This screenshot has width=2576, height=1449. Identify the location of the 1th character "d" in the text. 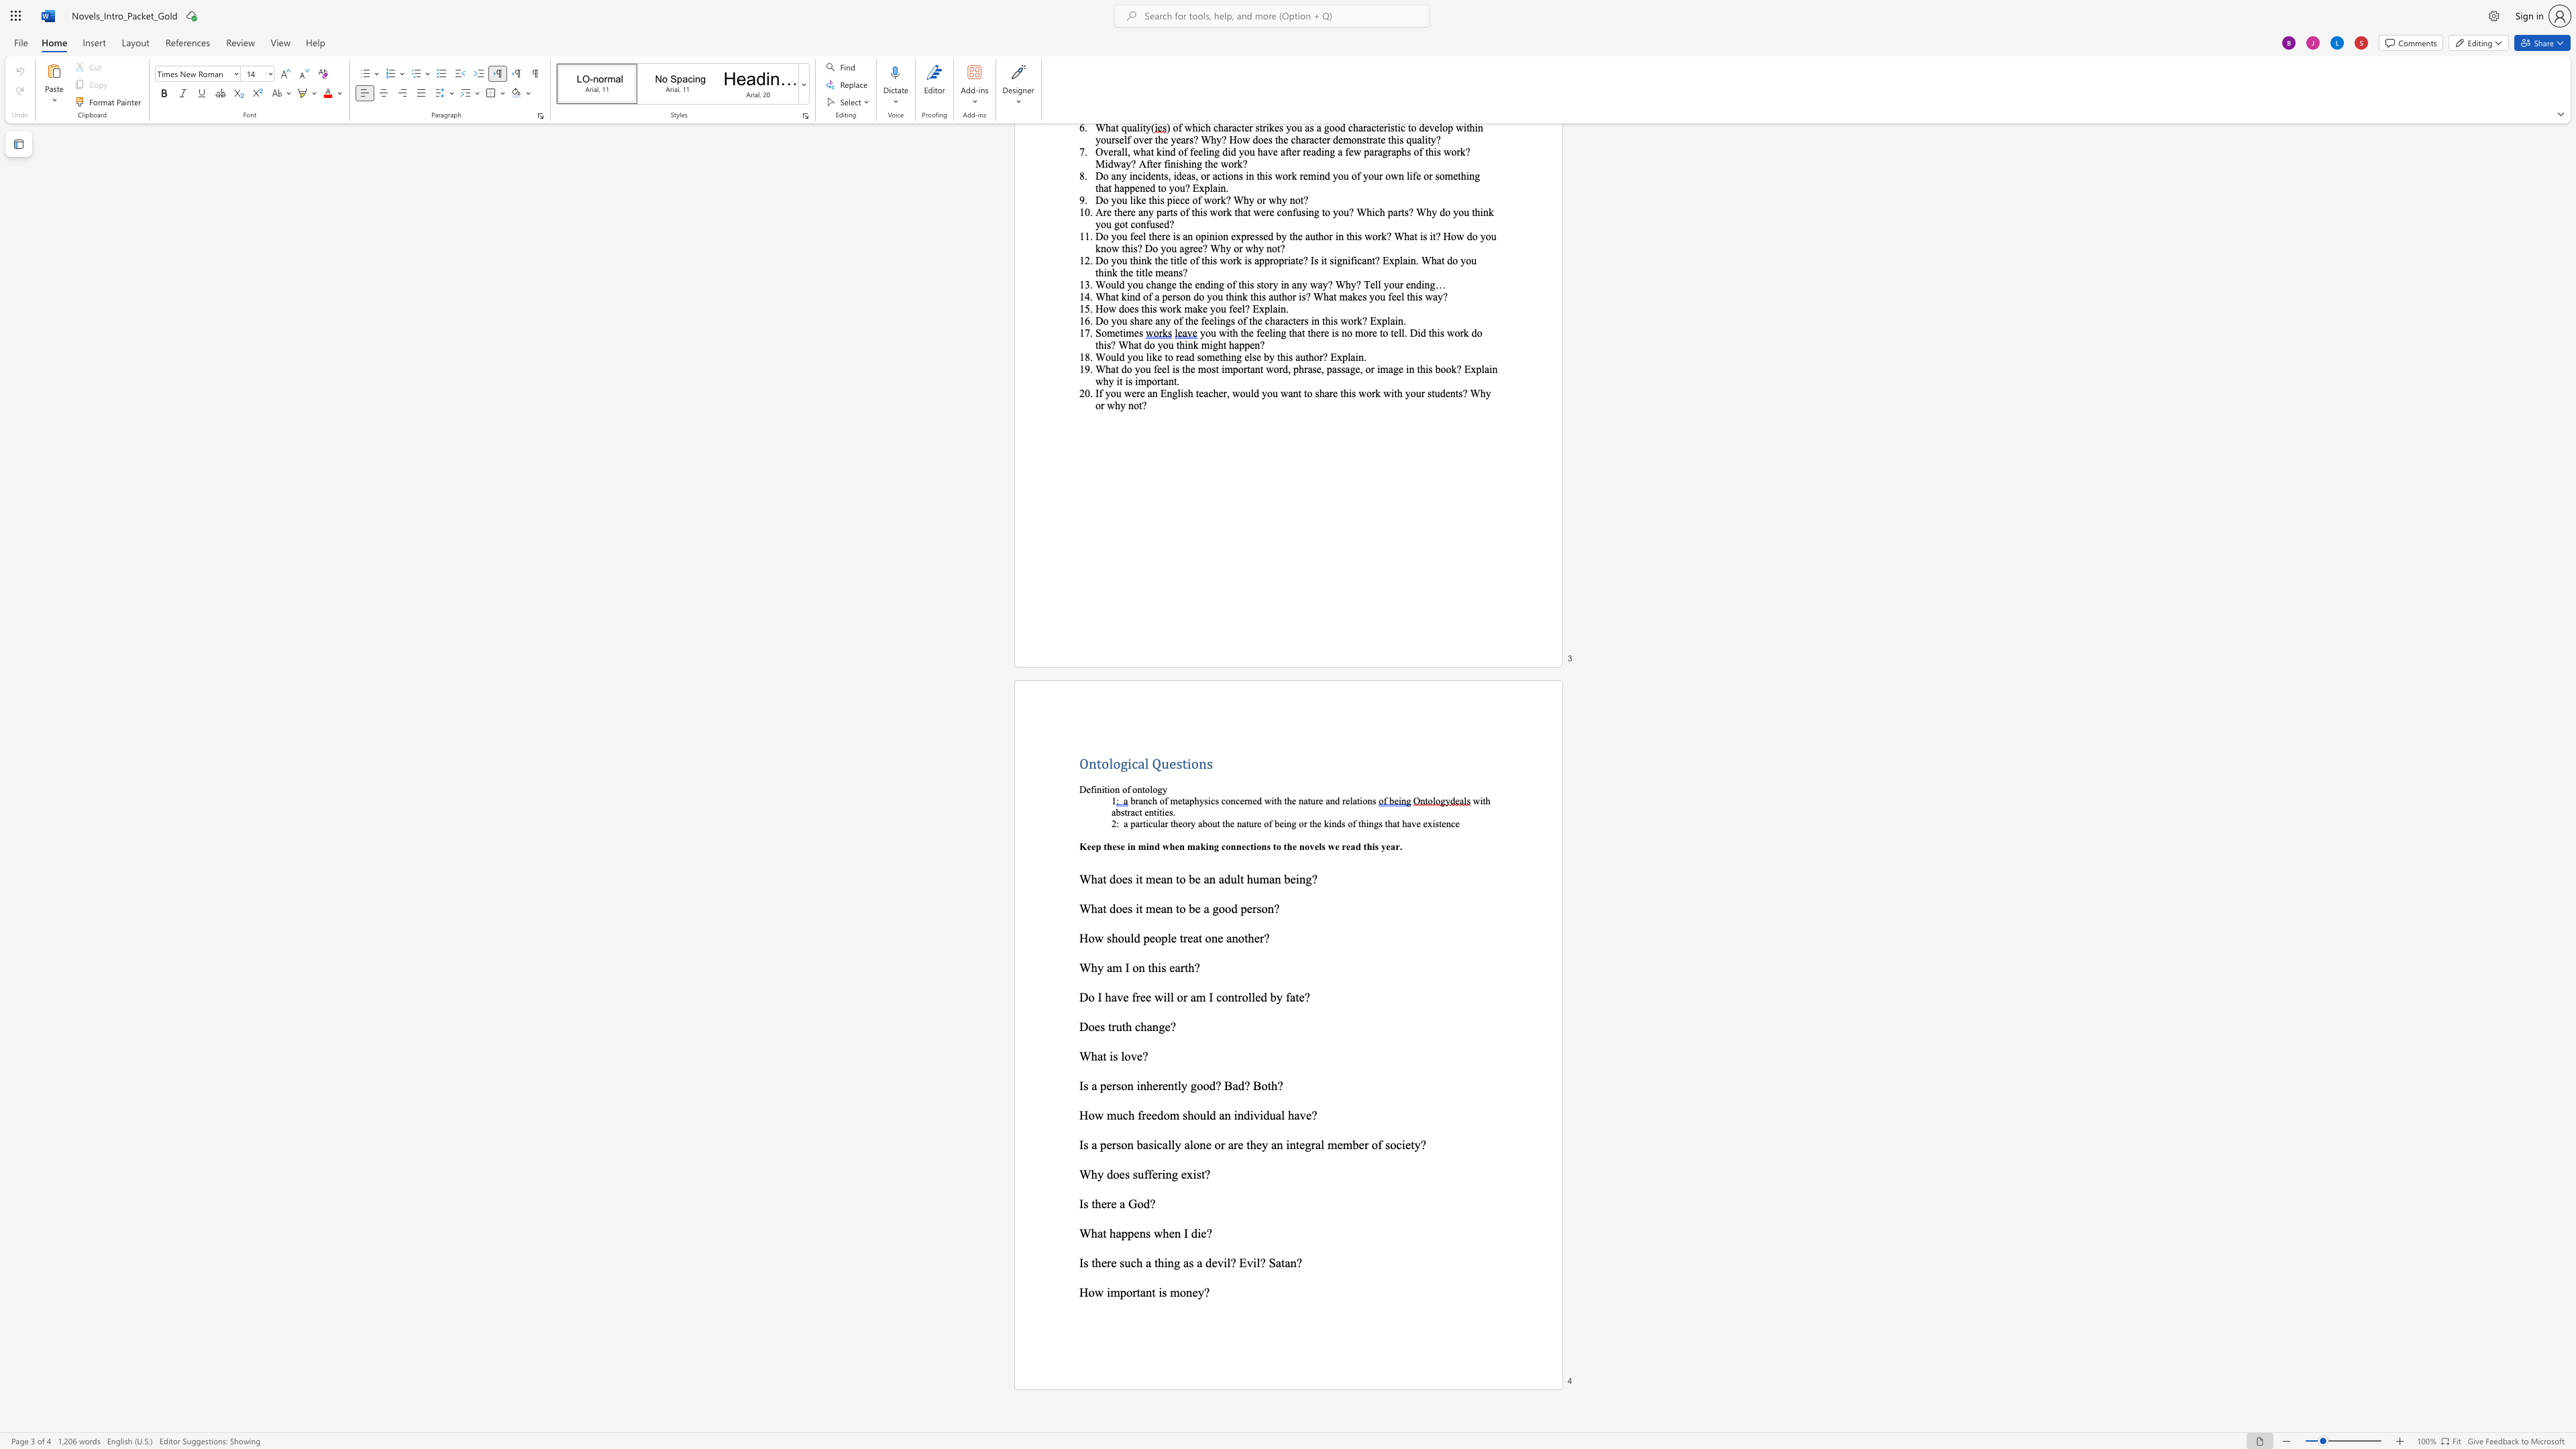
(1208, 1263).